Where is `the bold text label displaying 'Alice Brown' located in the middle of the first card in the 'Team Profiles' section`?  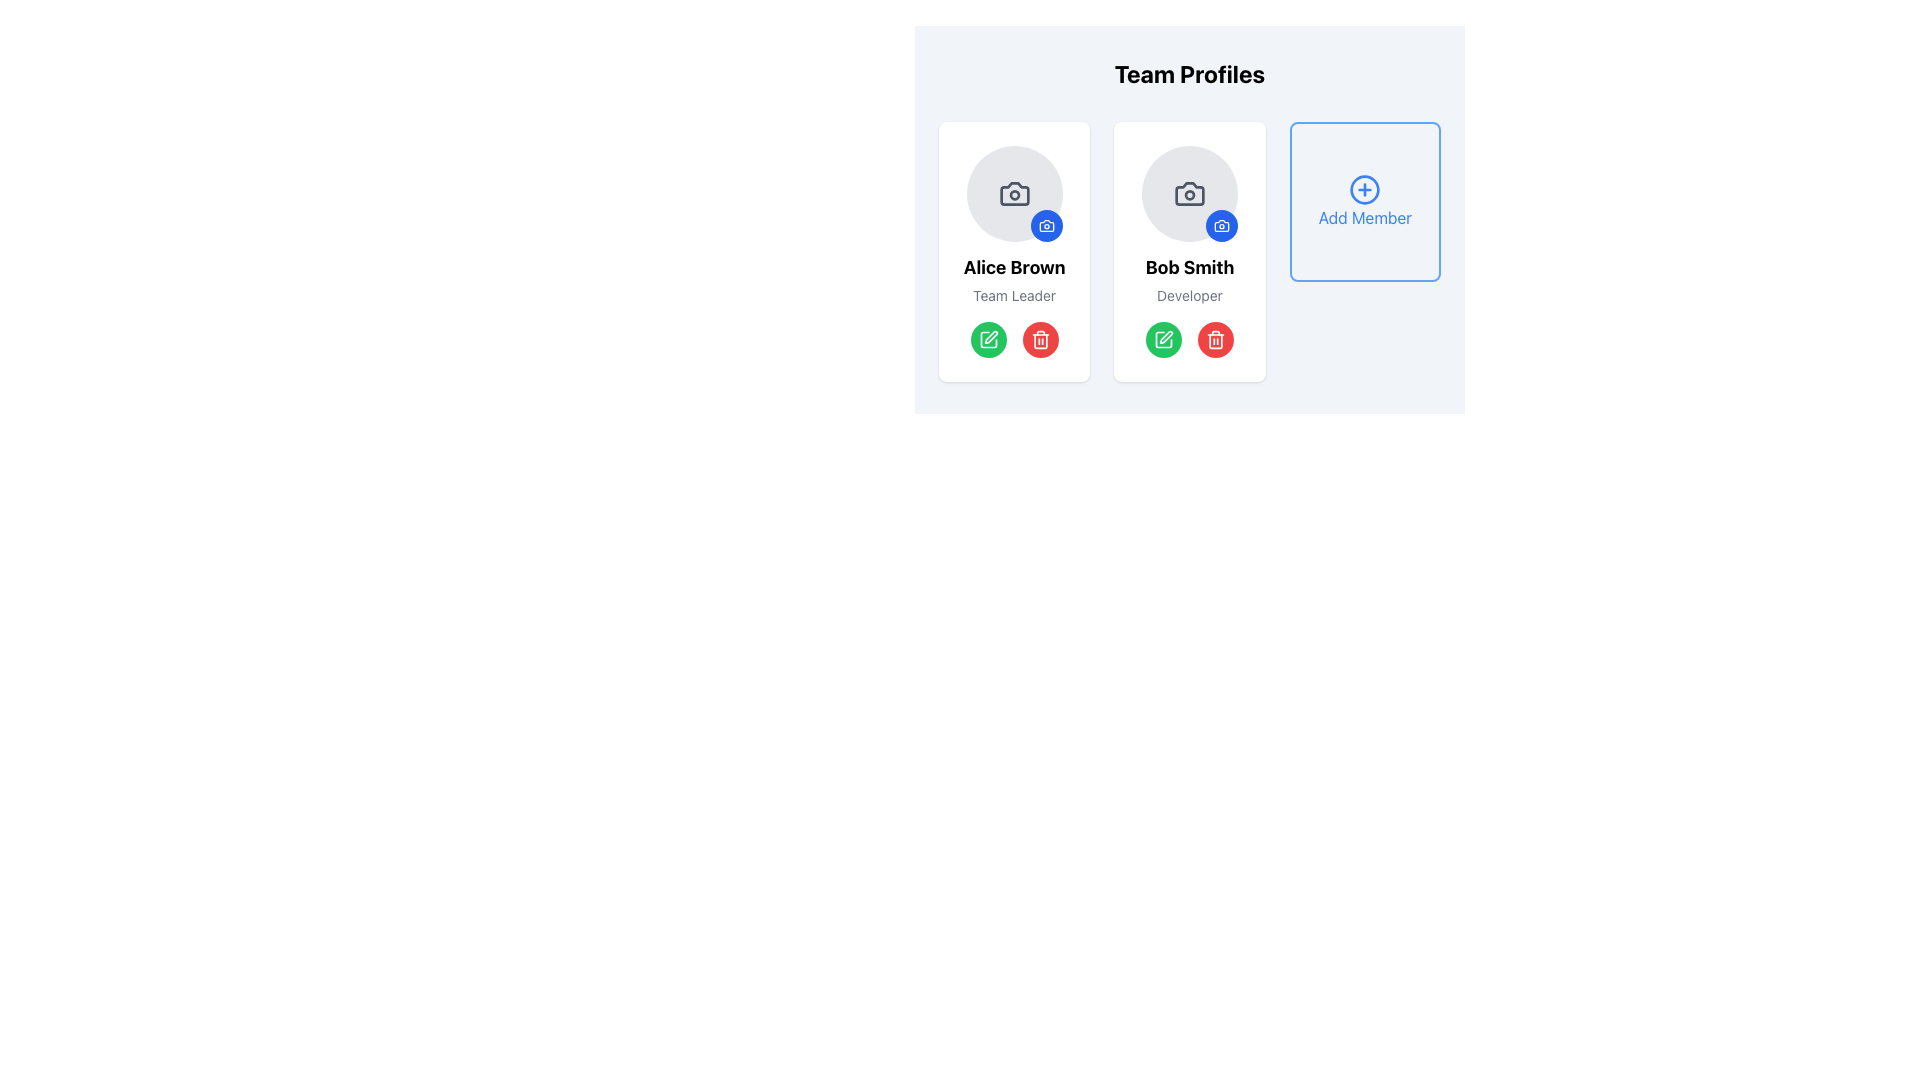 the bold text label displaying 'Alice Brown' located in the middle of the first card in the 'Team Profiles' section is located at coordinates (1014, 266).